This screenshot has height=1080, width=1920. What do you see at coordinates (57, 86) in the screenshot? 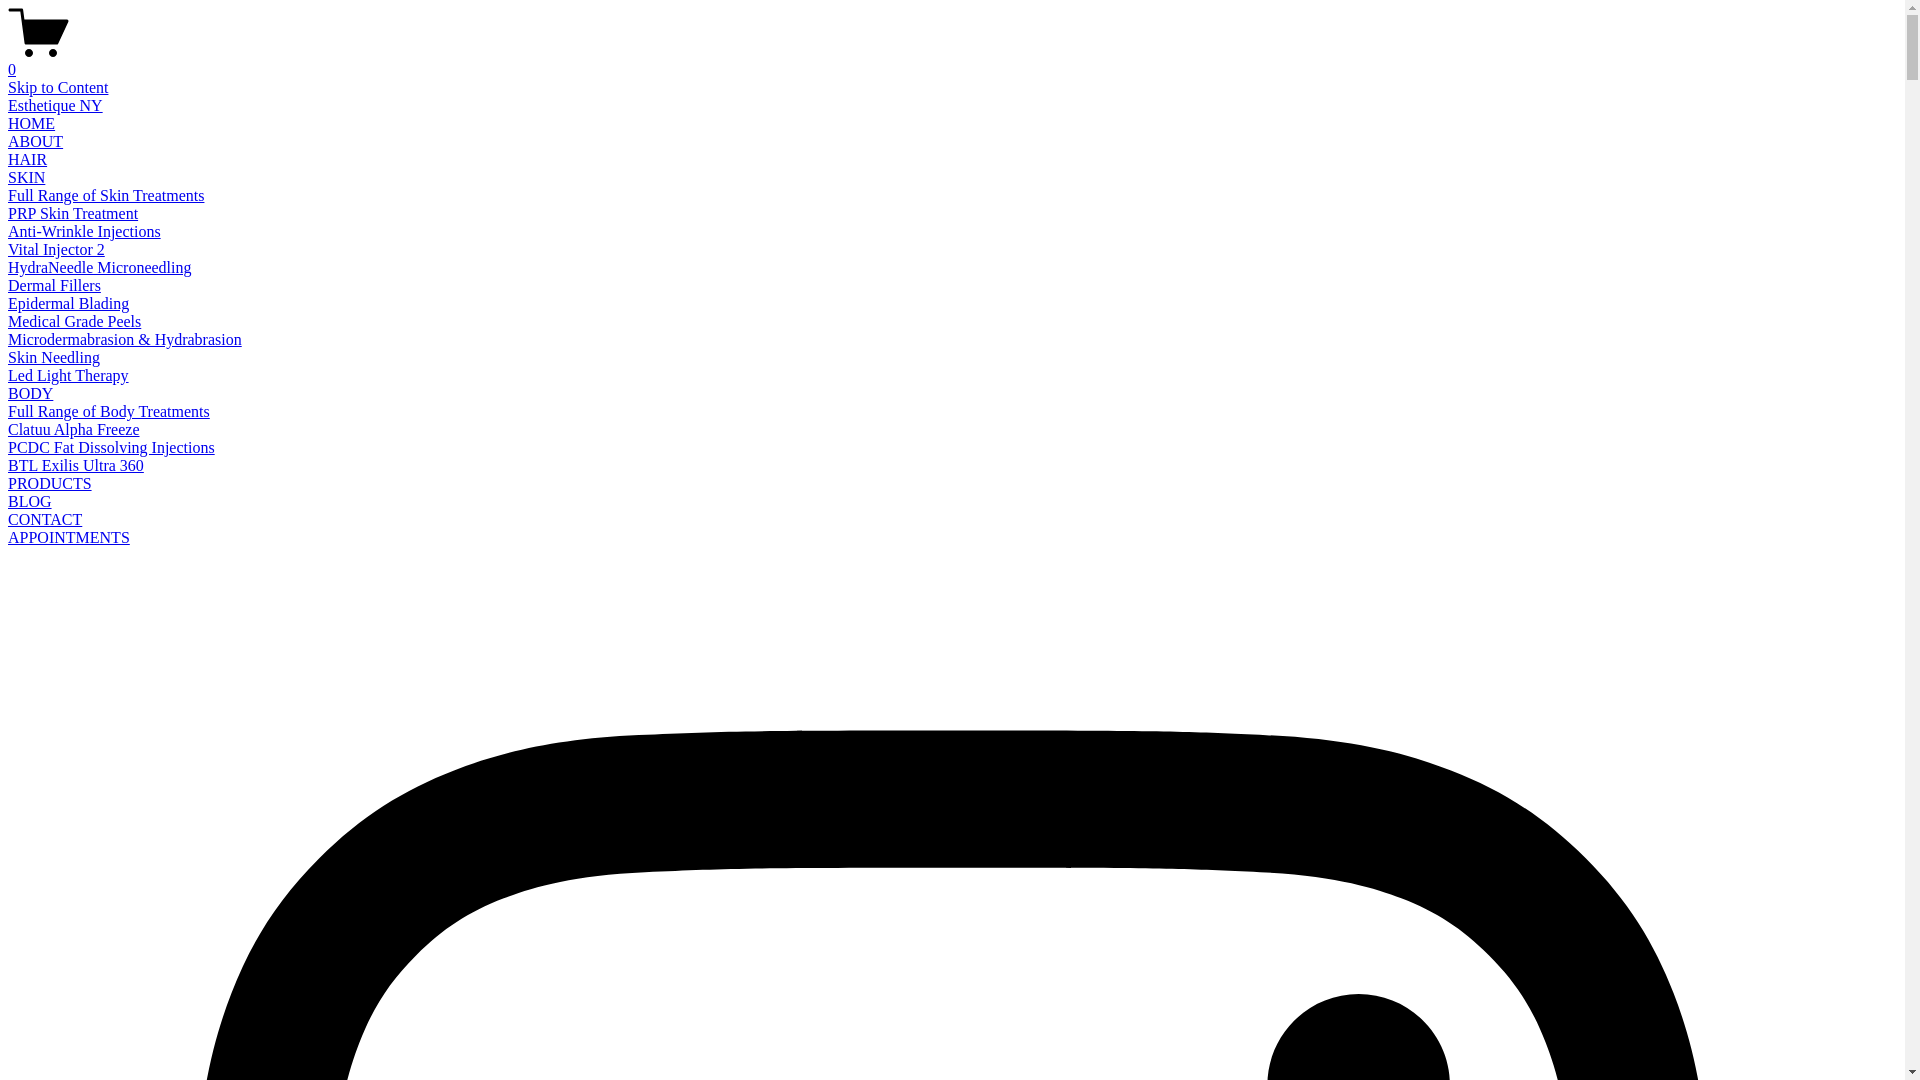
I see `'Skip to Content'` at bounding box center [57, 86].